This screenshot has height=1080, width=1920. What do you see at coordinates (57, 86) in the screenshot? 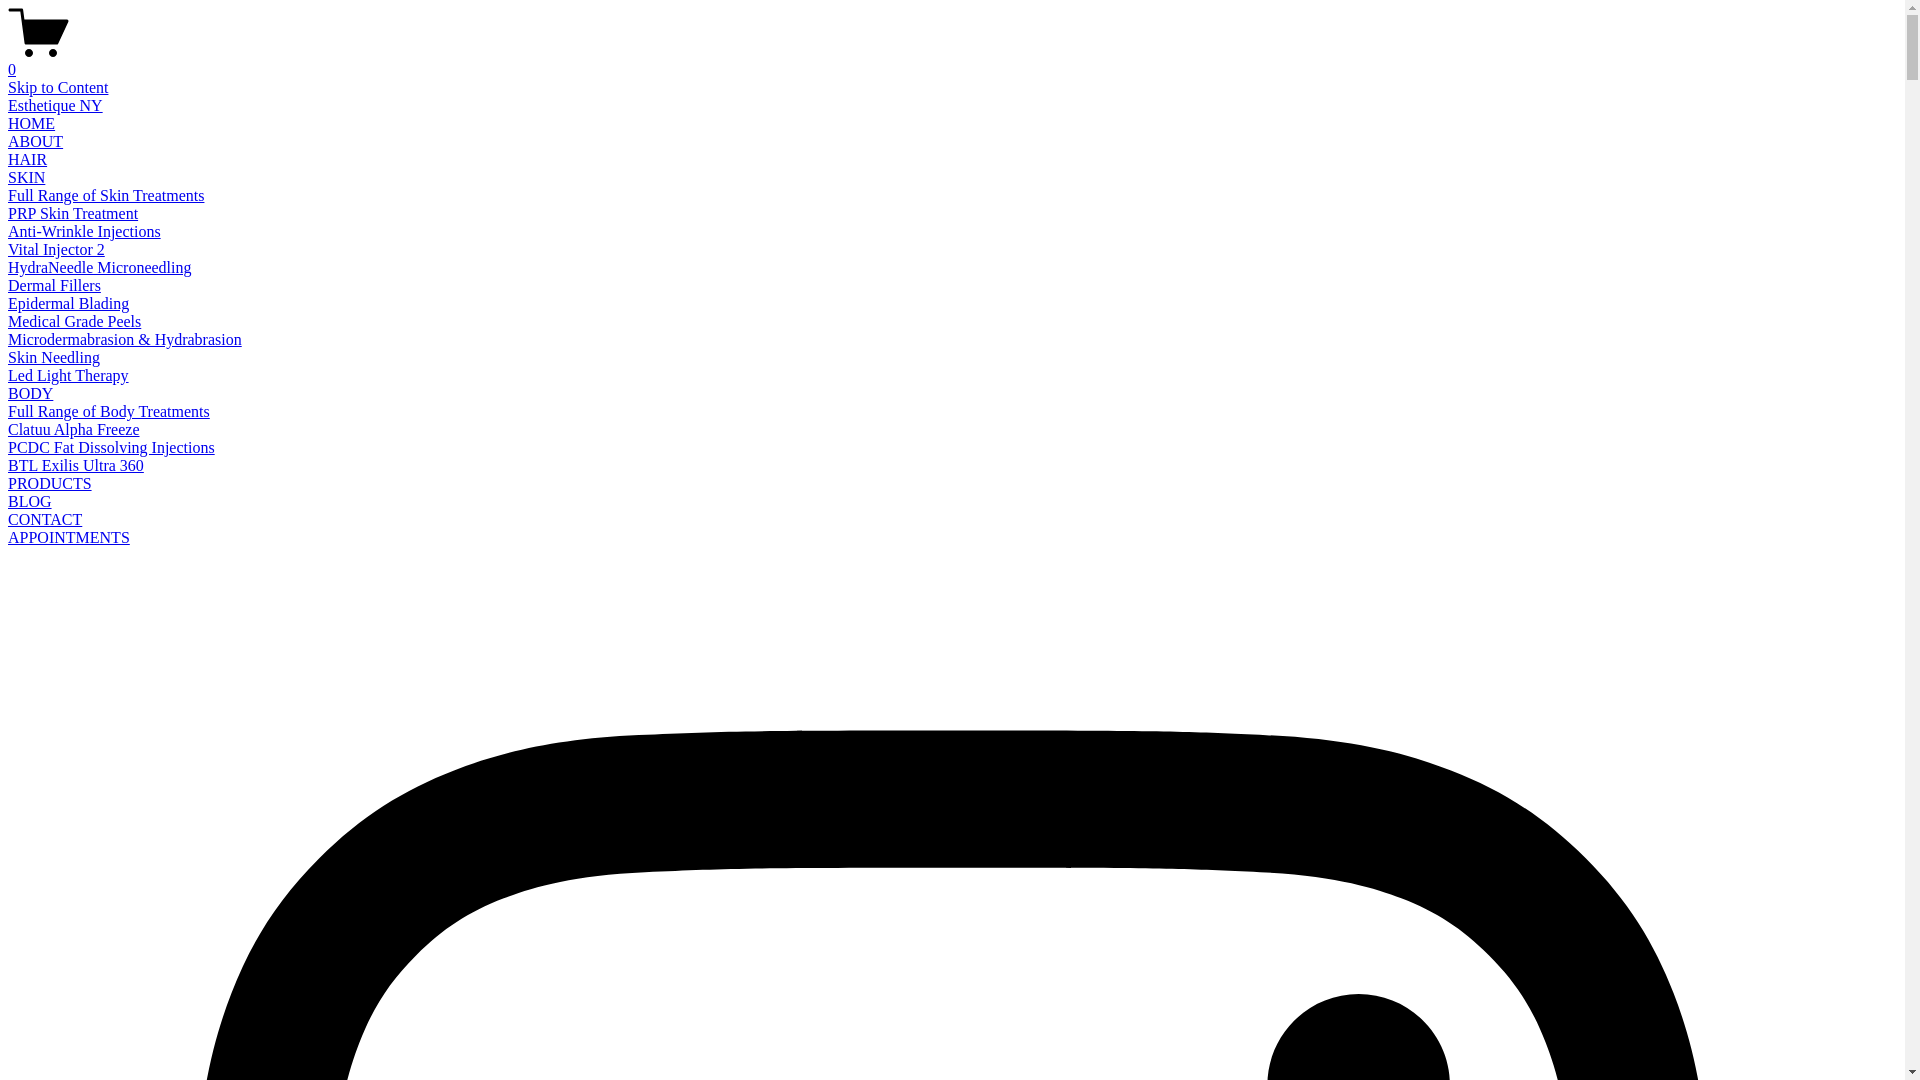
I see `'Skip to Content'` at bounding box center [57, 86].